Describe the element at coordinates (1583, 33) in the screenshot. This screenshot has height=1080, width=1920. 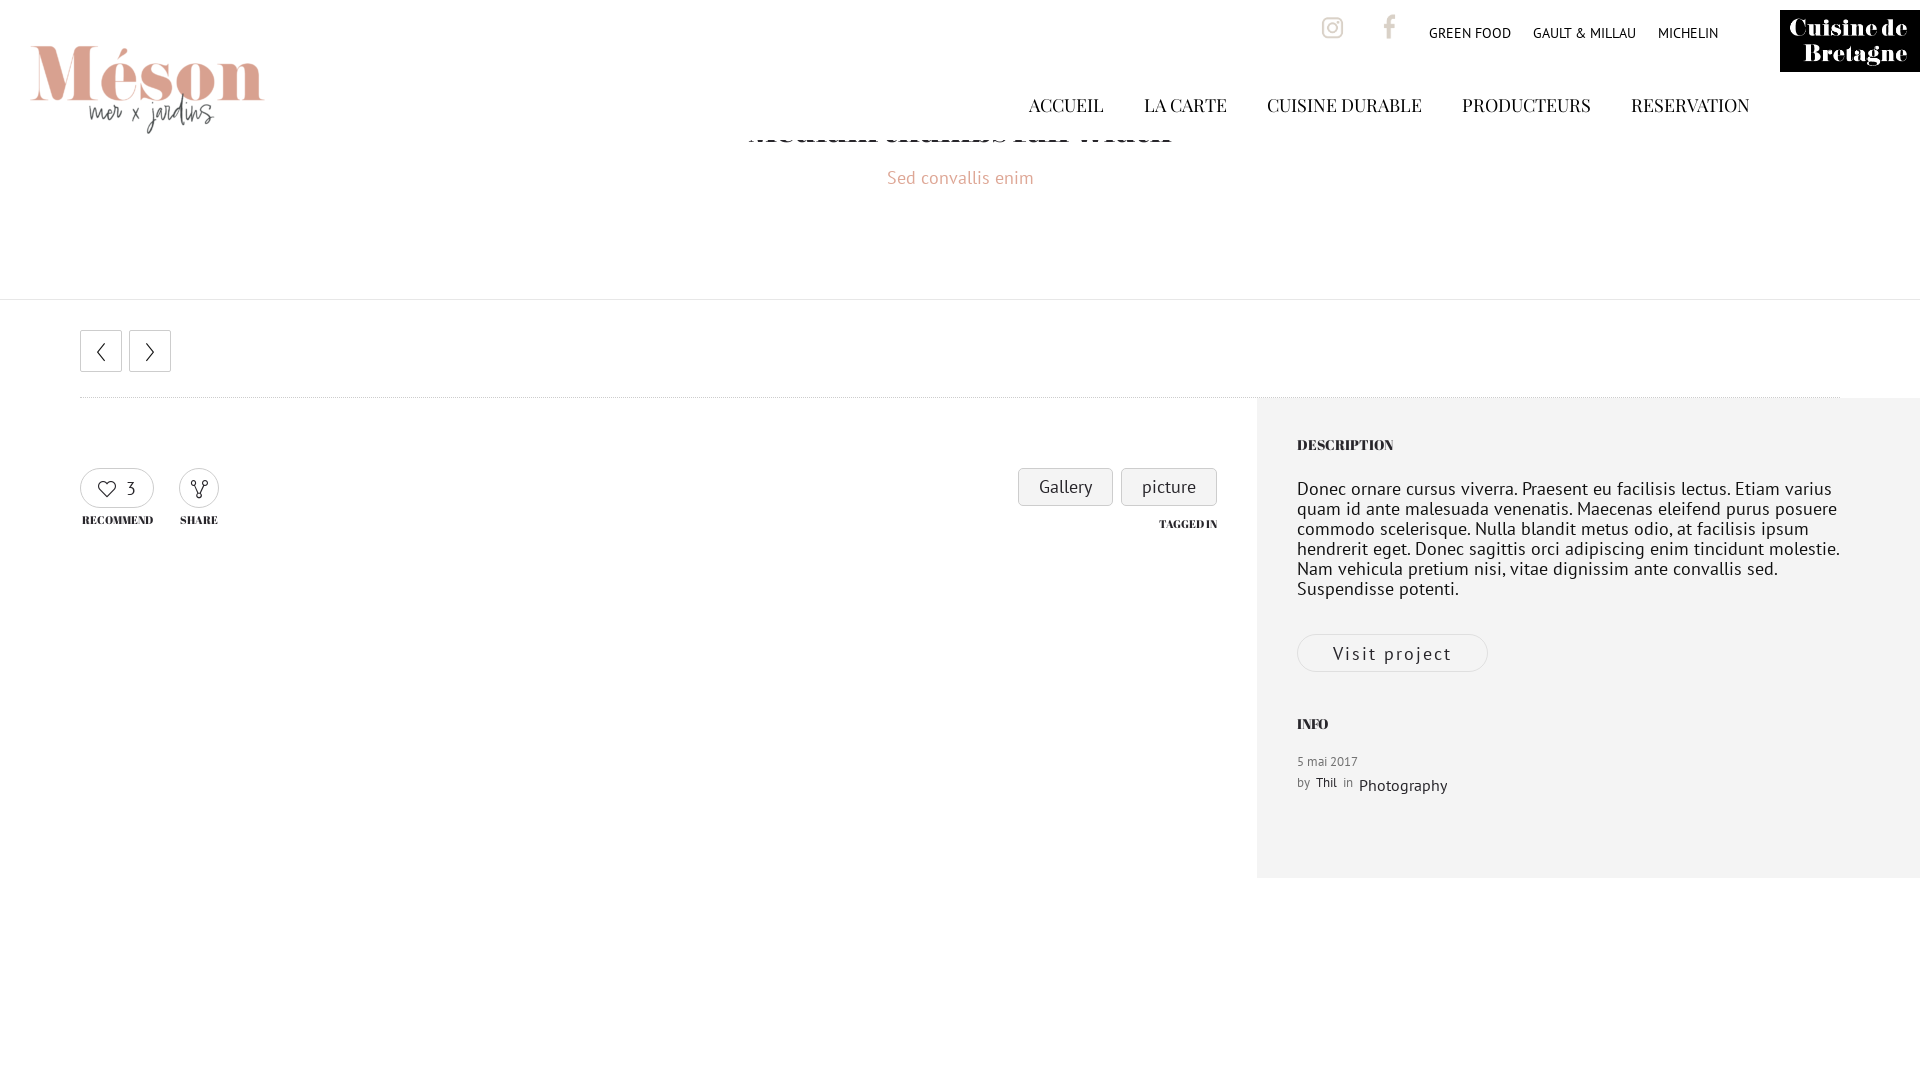
I see `'GAULT & MILLAU'` at that location.